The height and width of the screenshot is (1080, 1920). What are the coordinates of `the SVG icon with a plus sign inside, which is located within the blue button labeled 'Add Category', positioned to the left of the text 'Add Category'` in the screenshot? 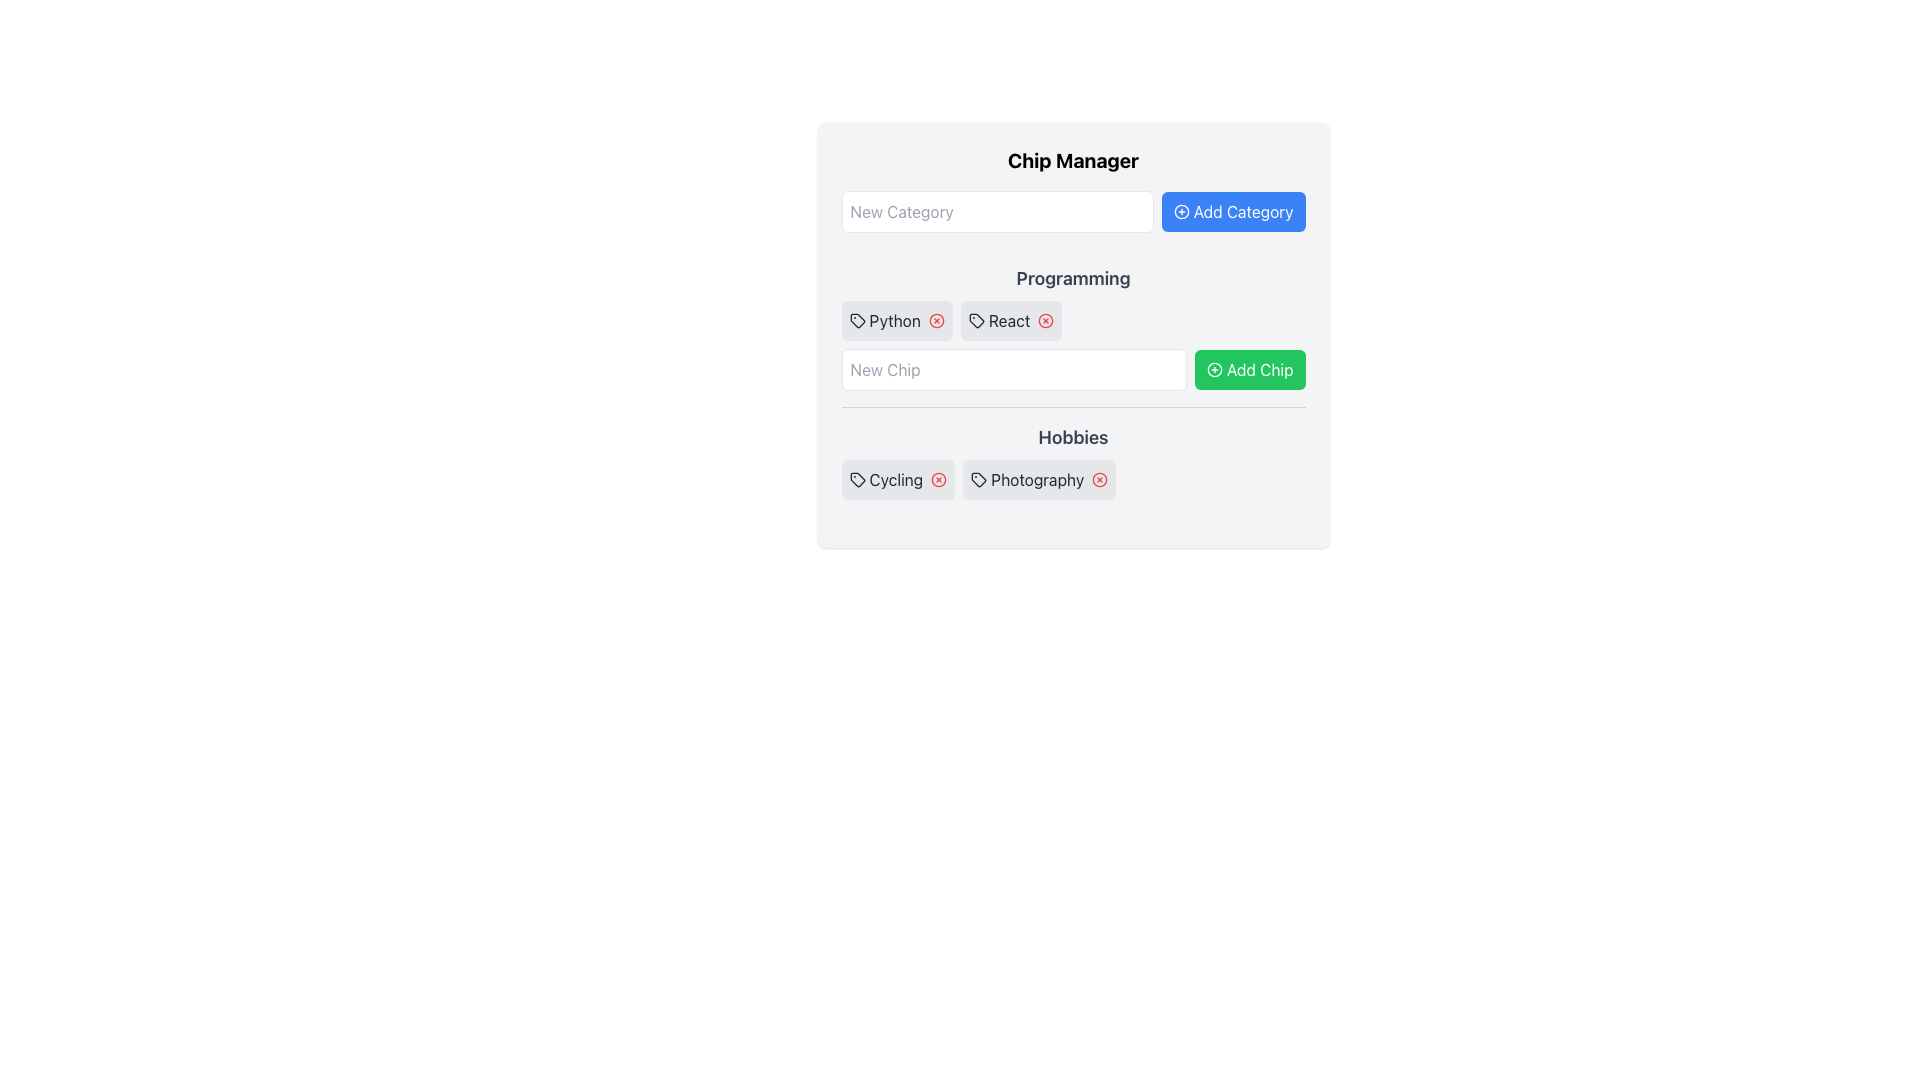 It's located at (1181, 212).